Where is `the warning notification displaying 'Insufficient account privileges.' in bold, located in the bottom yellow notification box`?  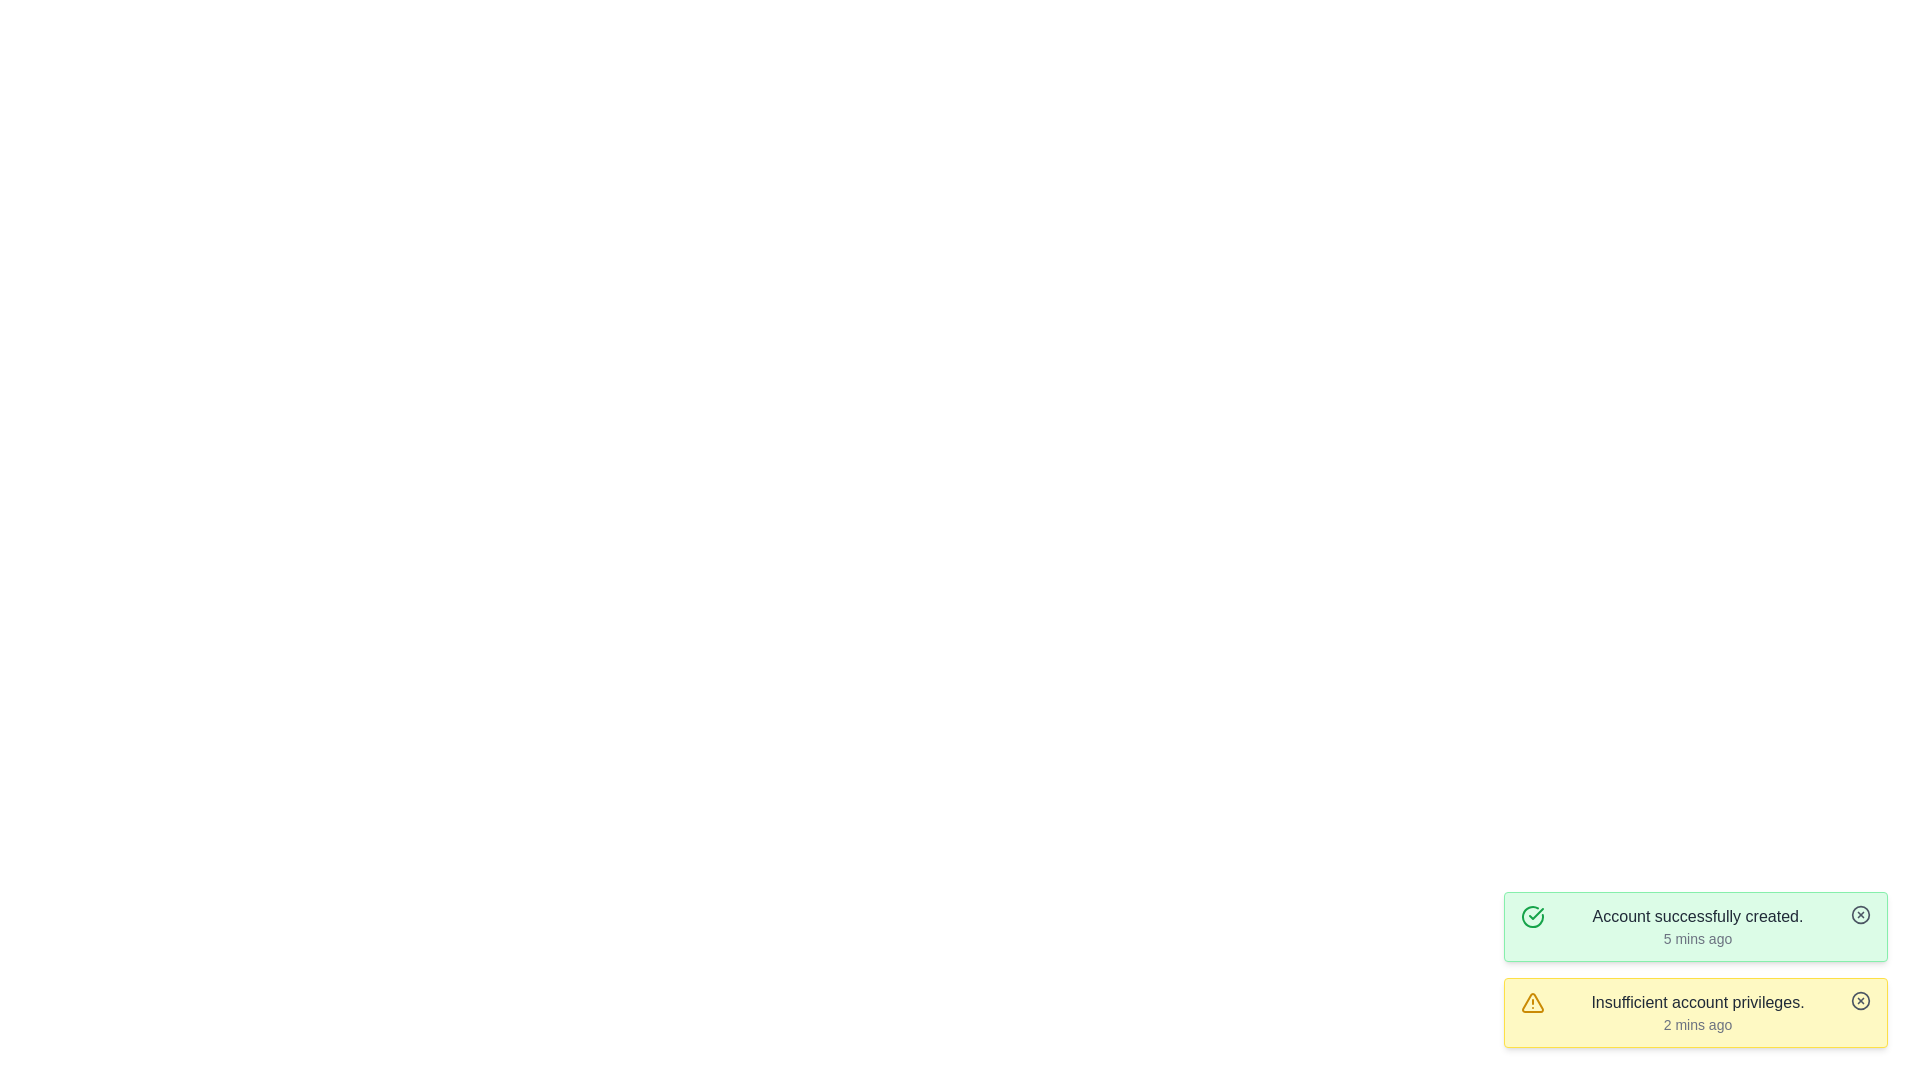 the warning notification displaying 'Insufficient account privileges.' in bold, located in the bottom yellow notification box is located at coordinates (1697, 1013).